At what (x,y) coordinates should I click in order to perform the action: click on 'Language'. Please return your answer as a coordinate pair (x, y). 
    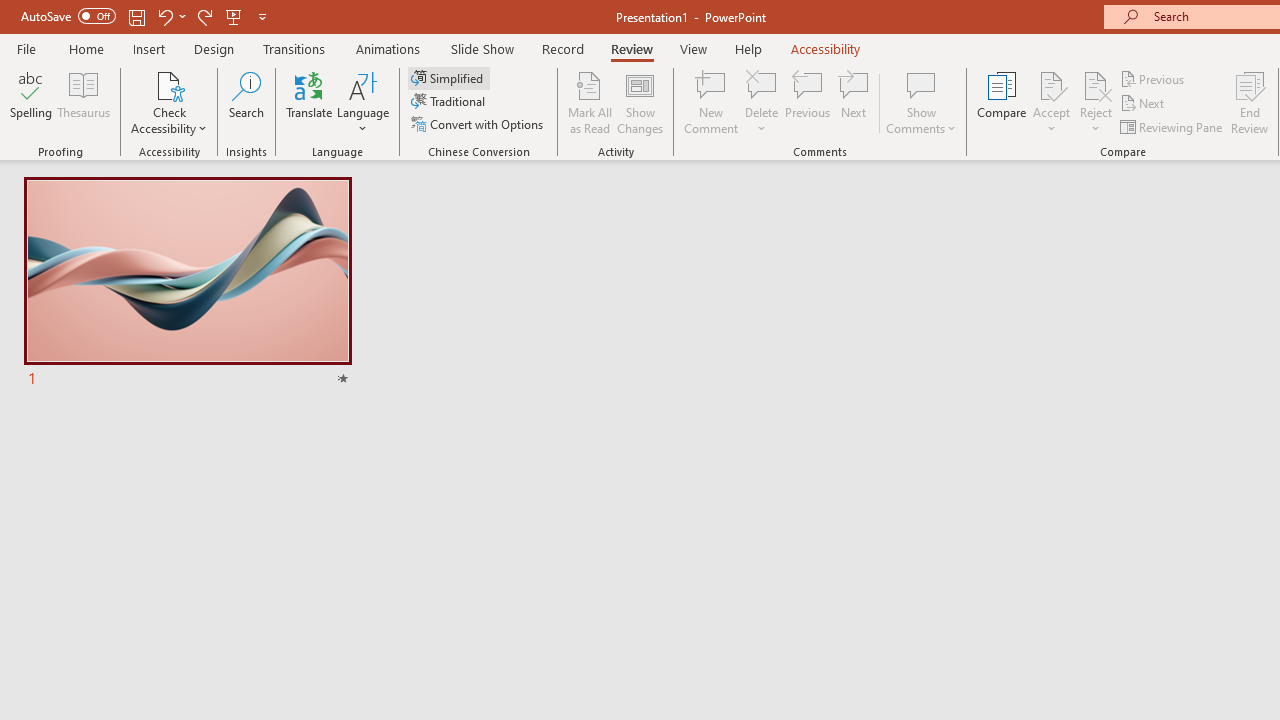
    Looking at the image, I should click on (363, 103).